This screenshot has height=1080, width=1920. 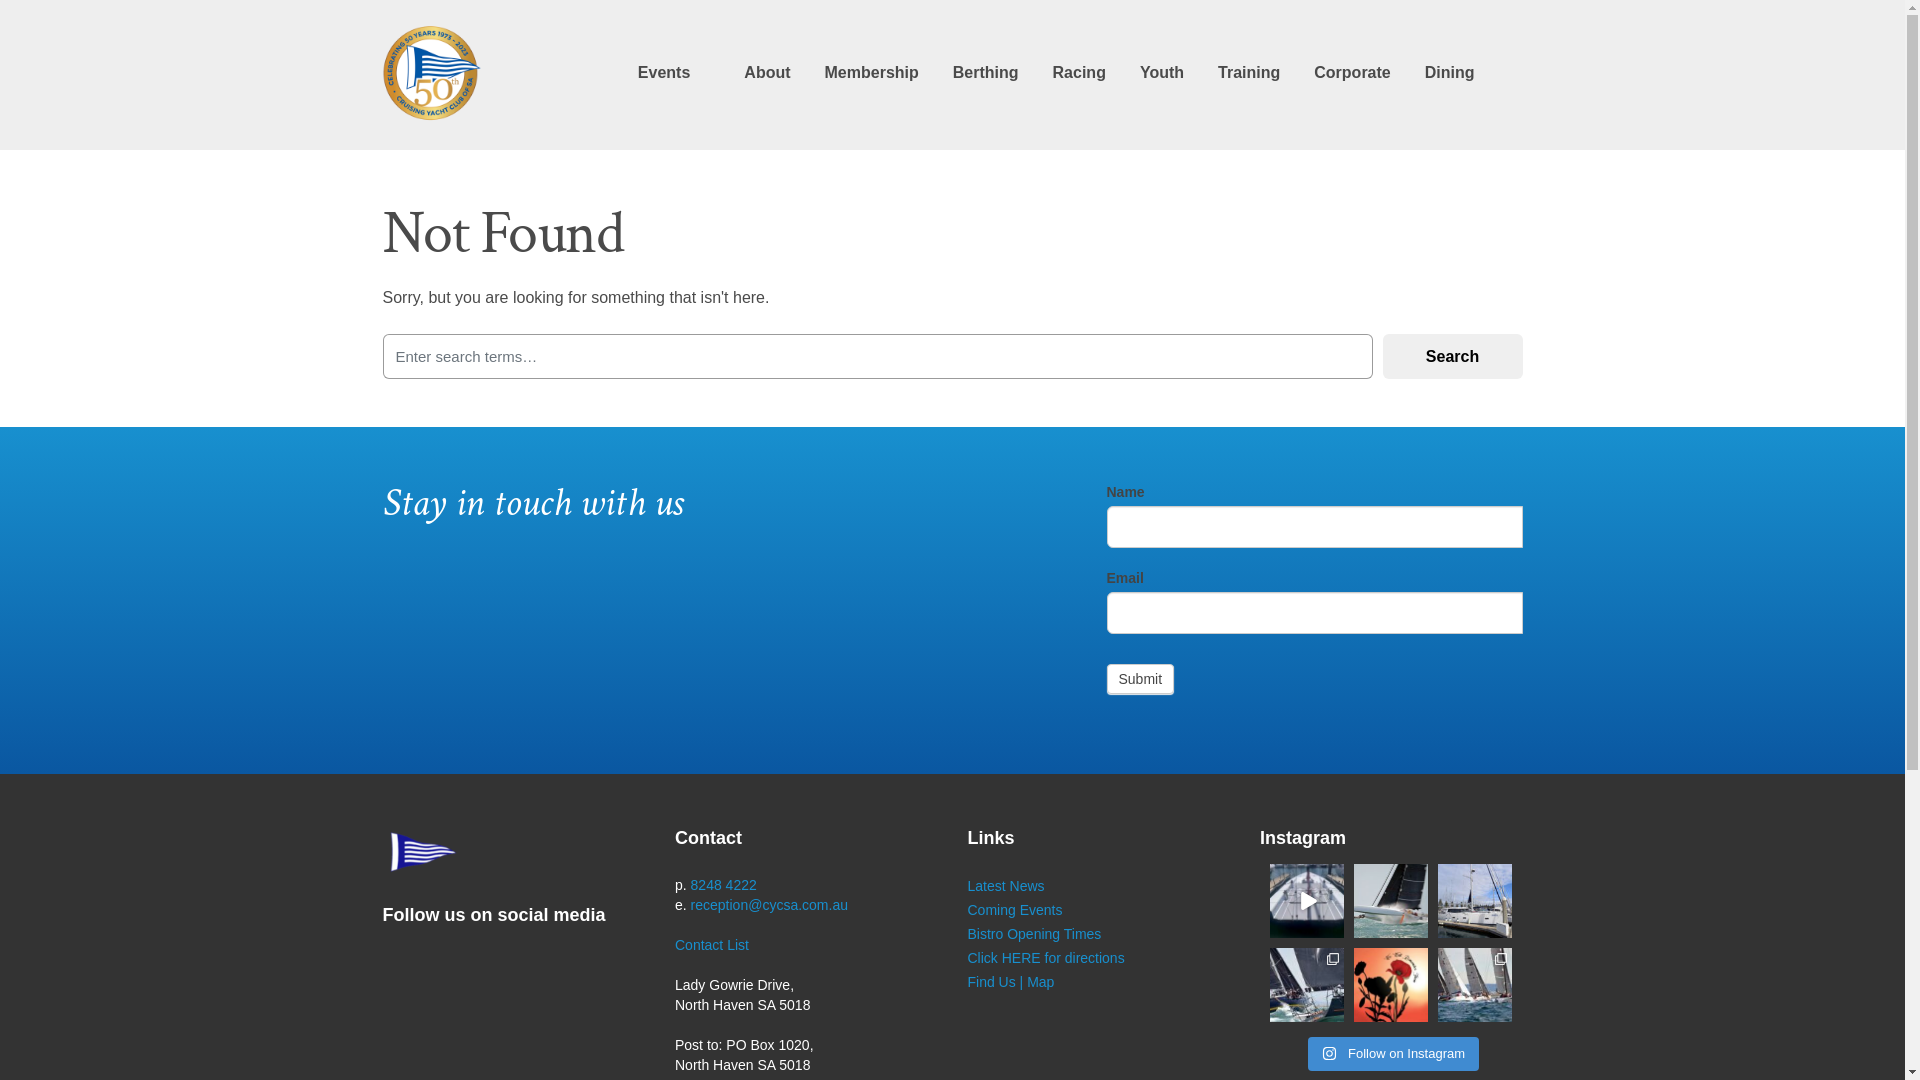 What do you see at coordinates (872, 72) in the screenshot?
I see `'Membership'` at bounding box center [872, 72].